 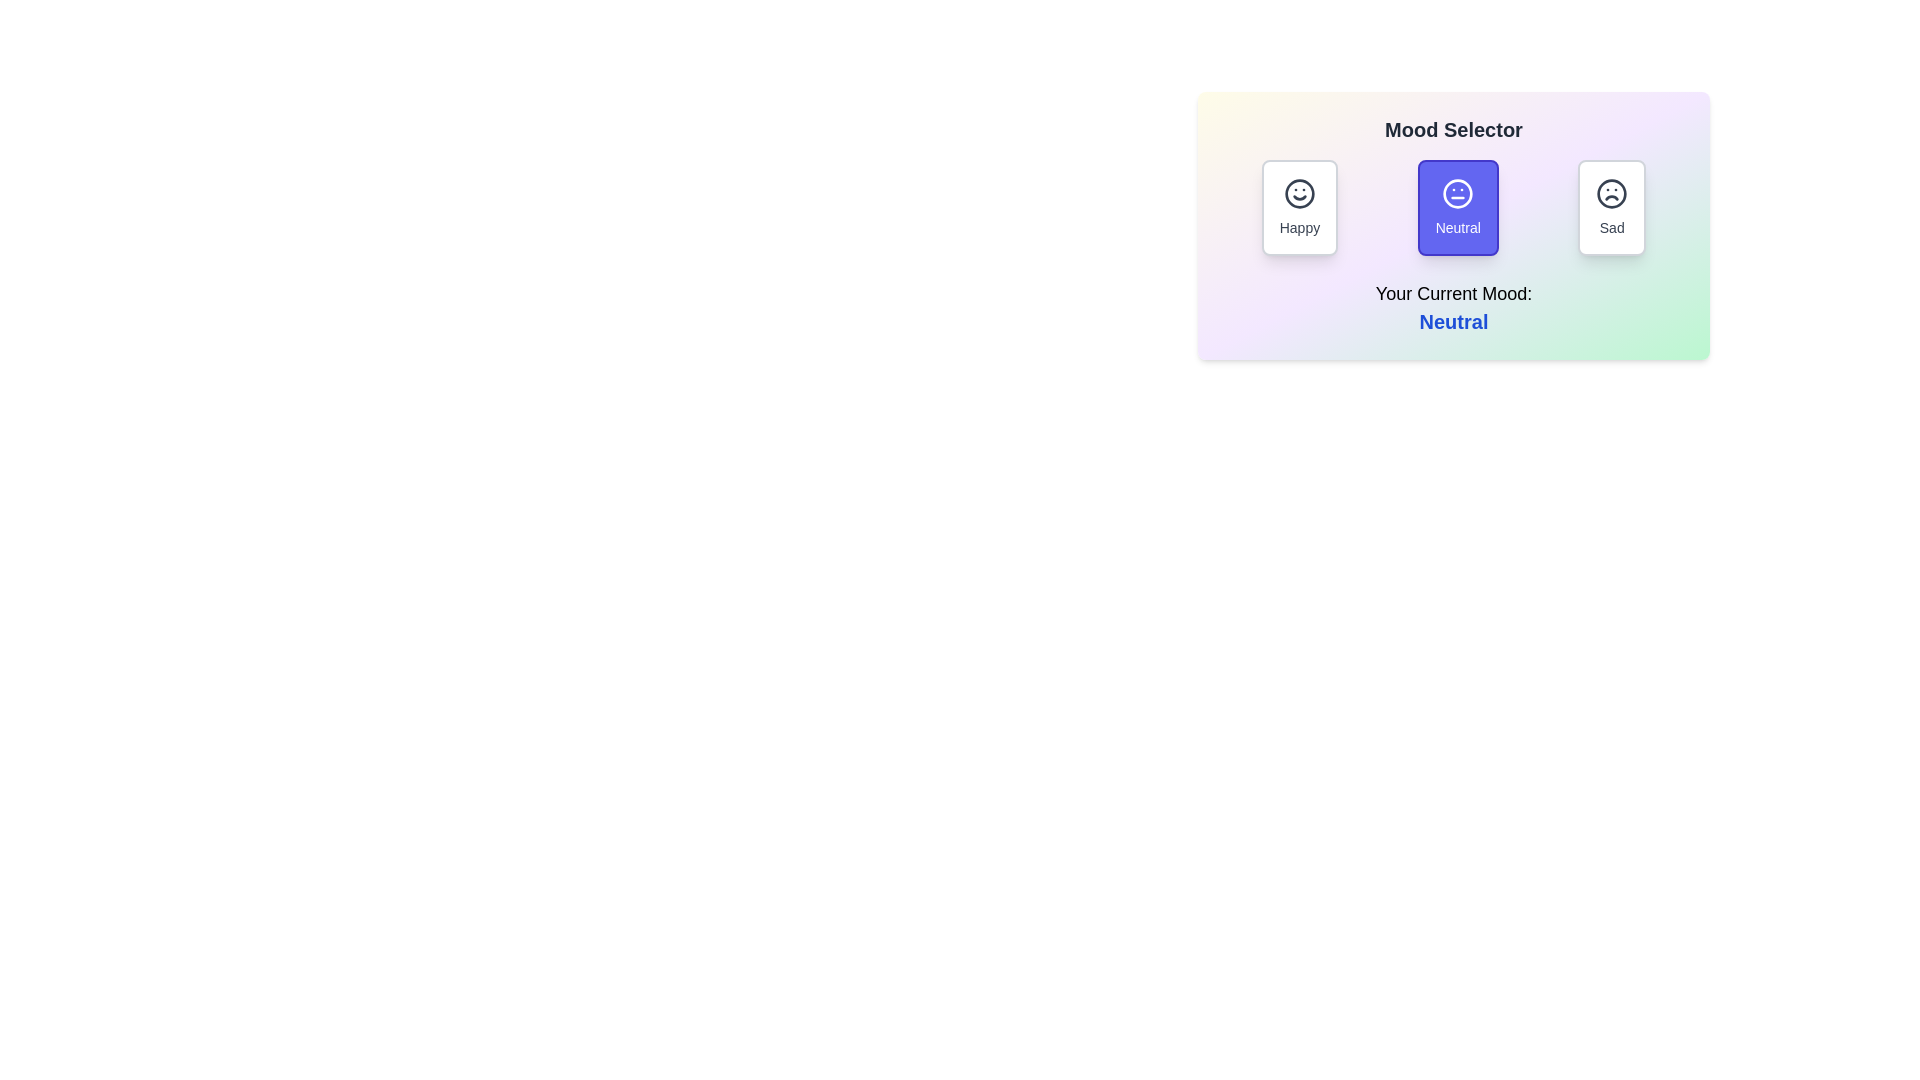 I want to click on the text label indicating the user's current mood, which is positioned below the mood buttons and above the word 'Neutral' in the 'Mood Selector' interface, so click(x=1454, y=293).